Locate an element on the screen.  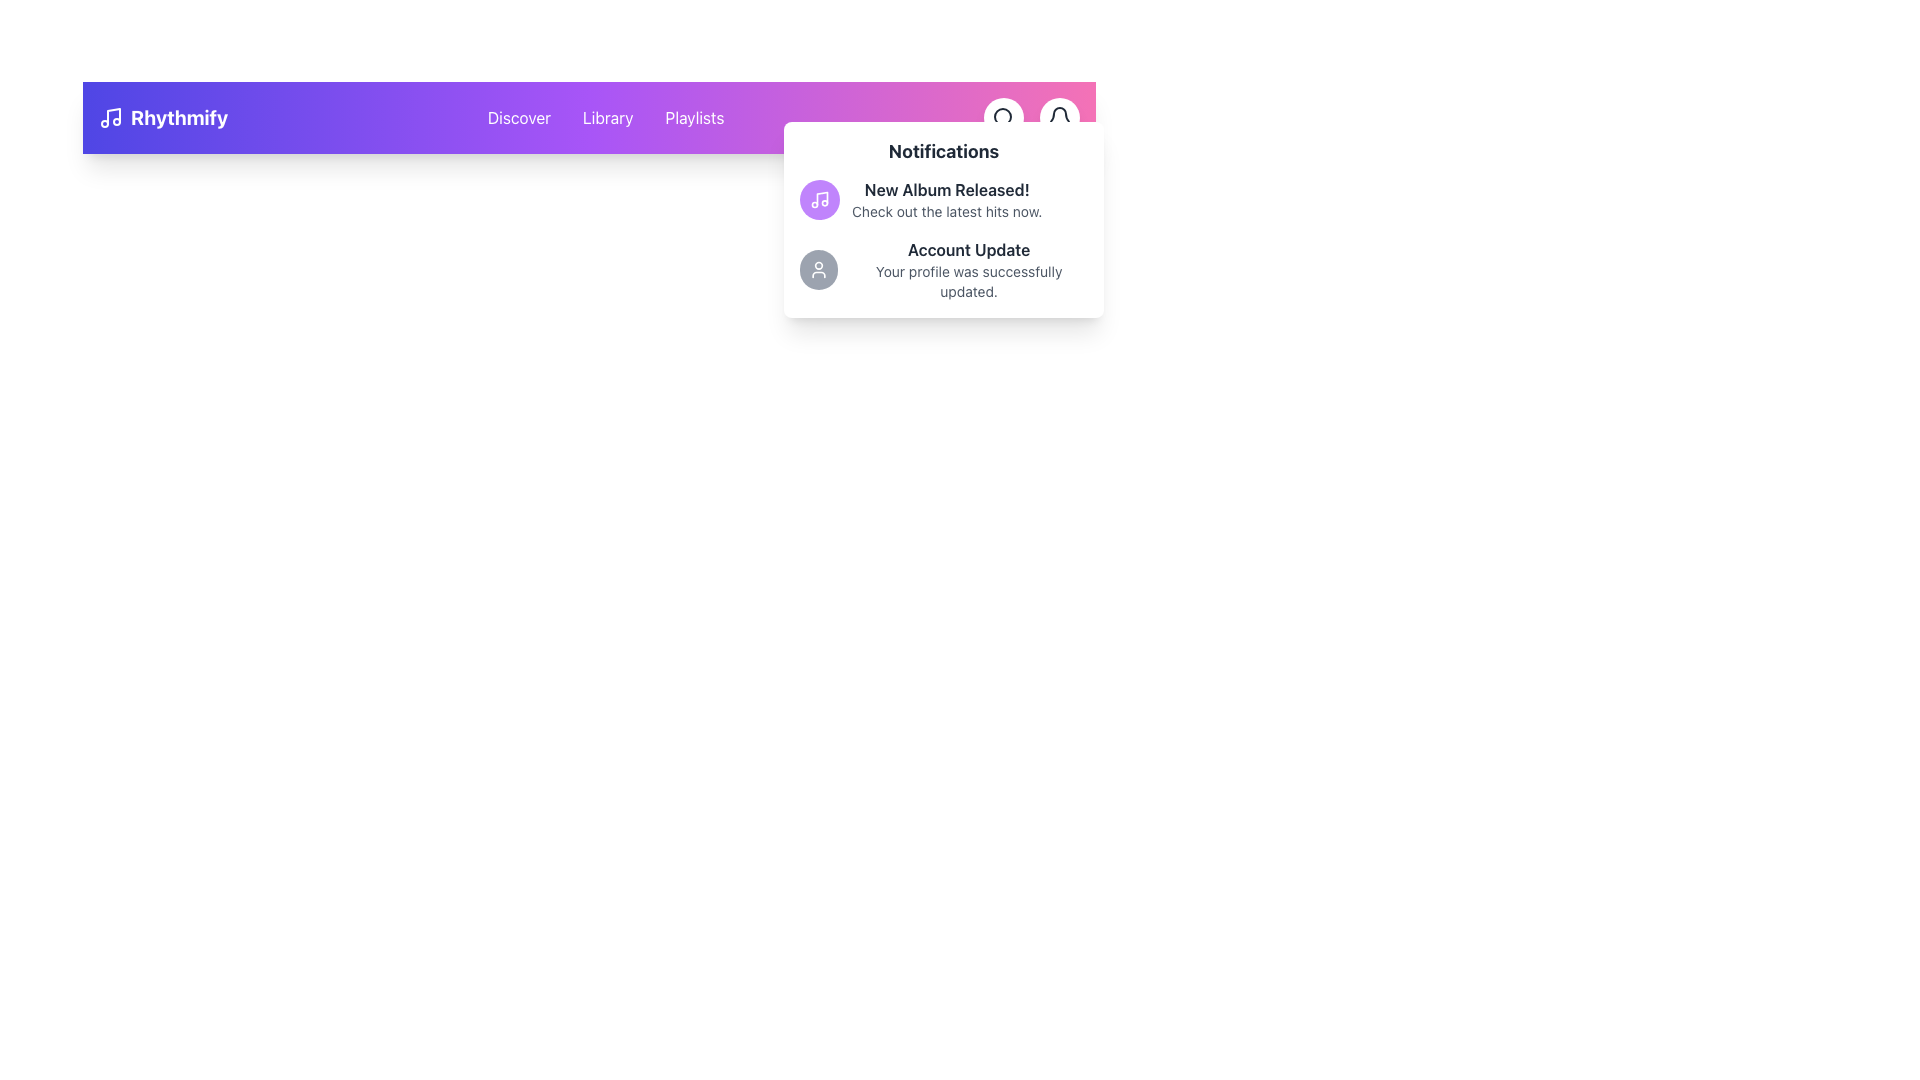
the notification bell icon is located at coordinates (1059, 118).